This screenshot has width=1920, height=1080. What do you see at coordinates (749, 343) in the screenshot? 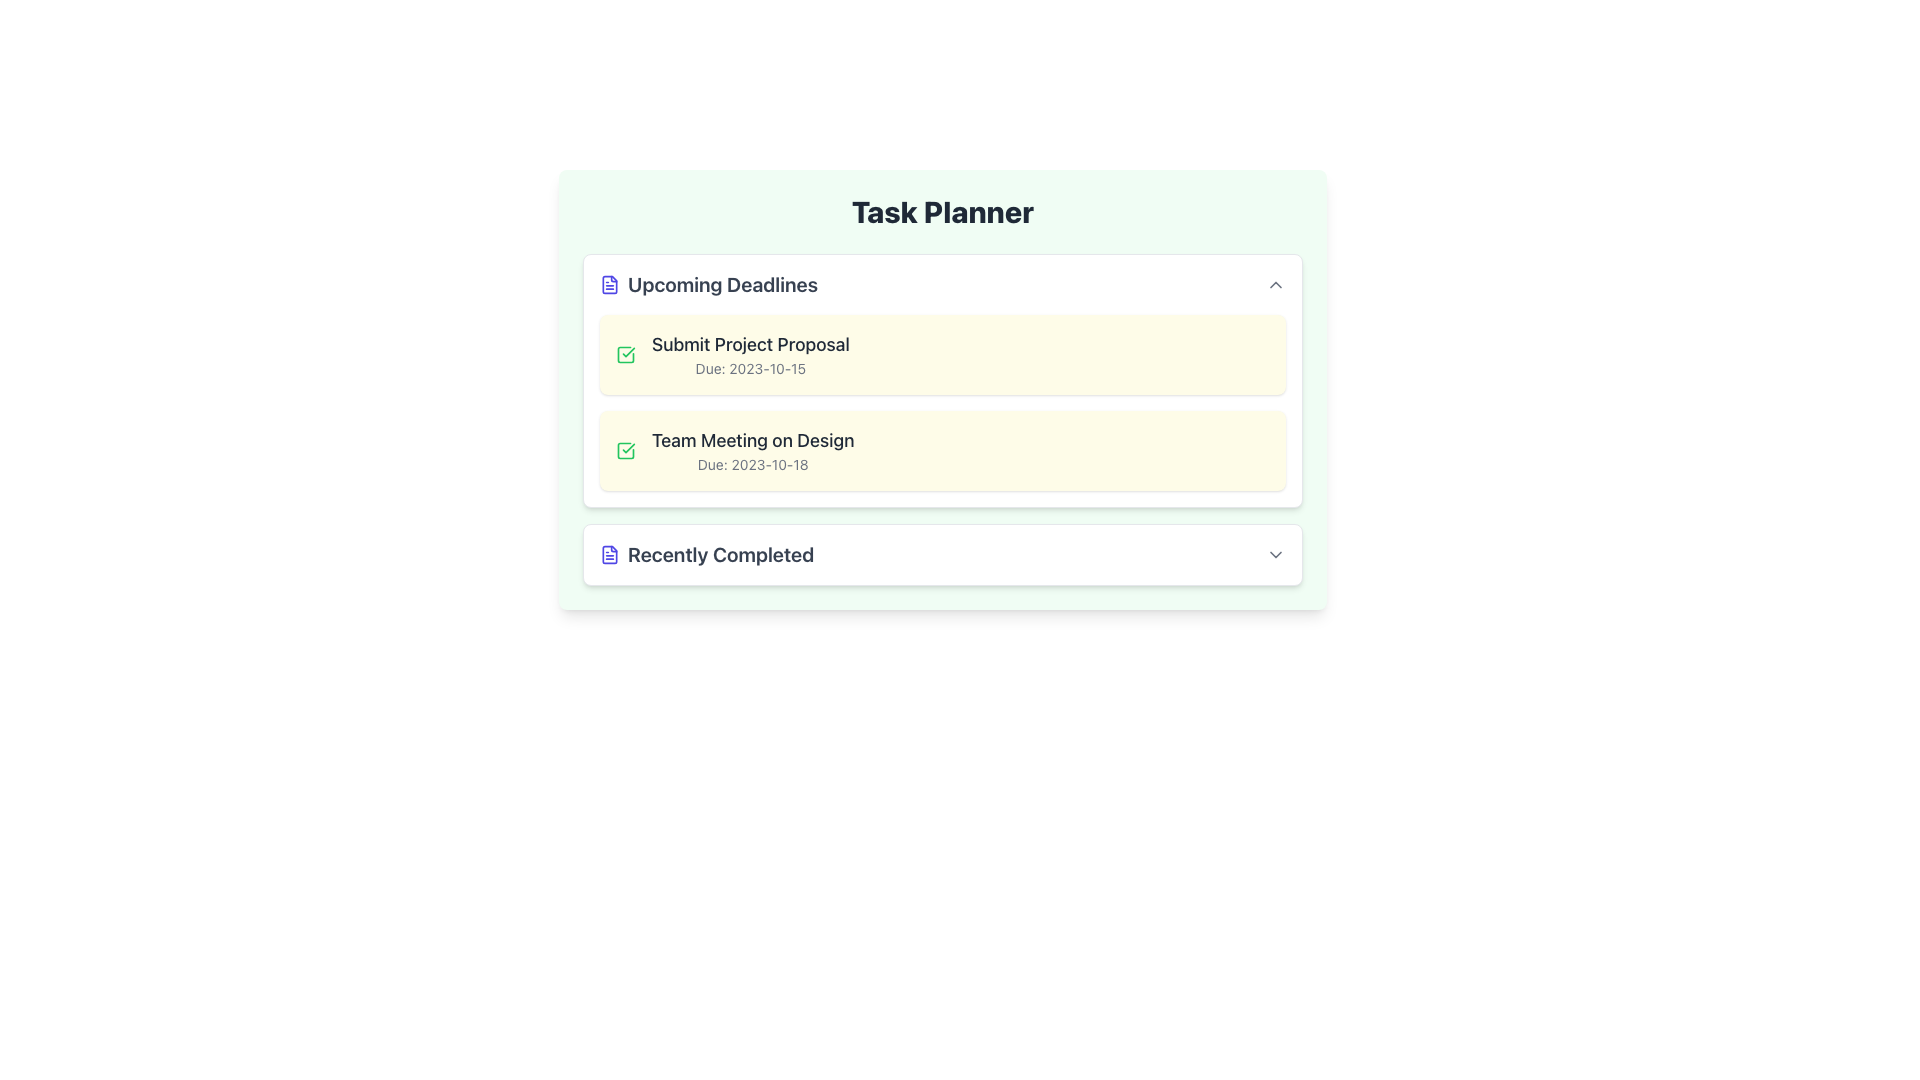
I see `the text label that identifies and highlights a specific task or project, located above the text 'Due: 2023-10-15' under the 'Upcoming Deadlines' section` at bounding box center [749, 343].